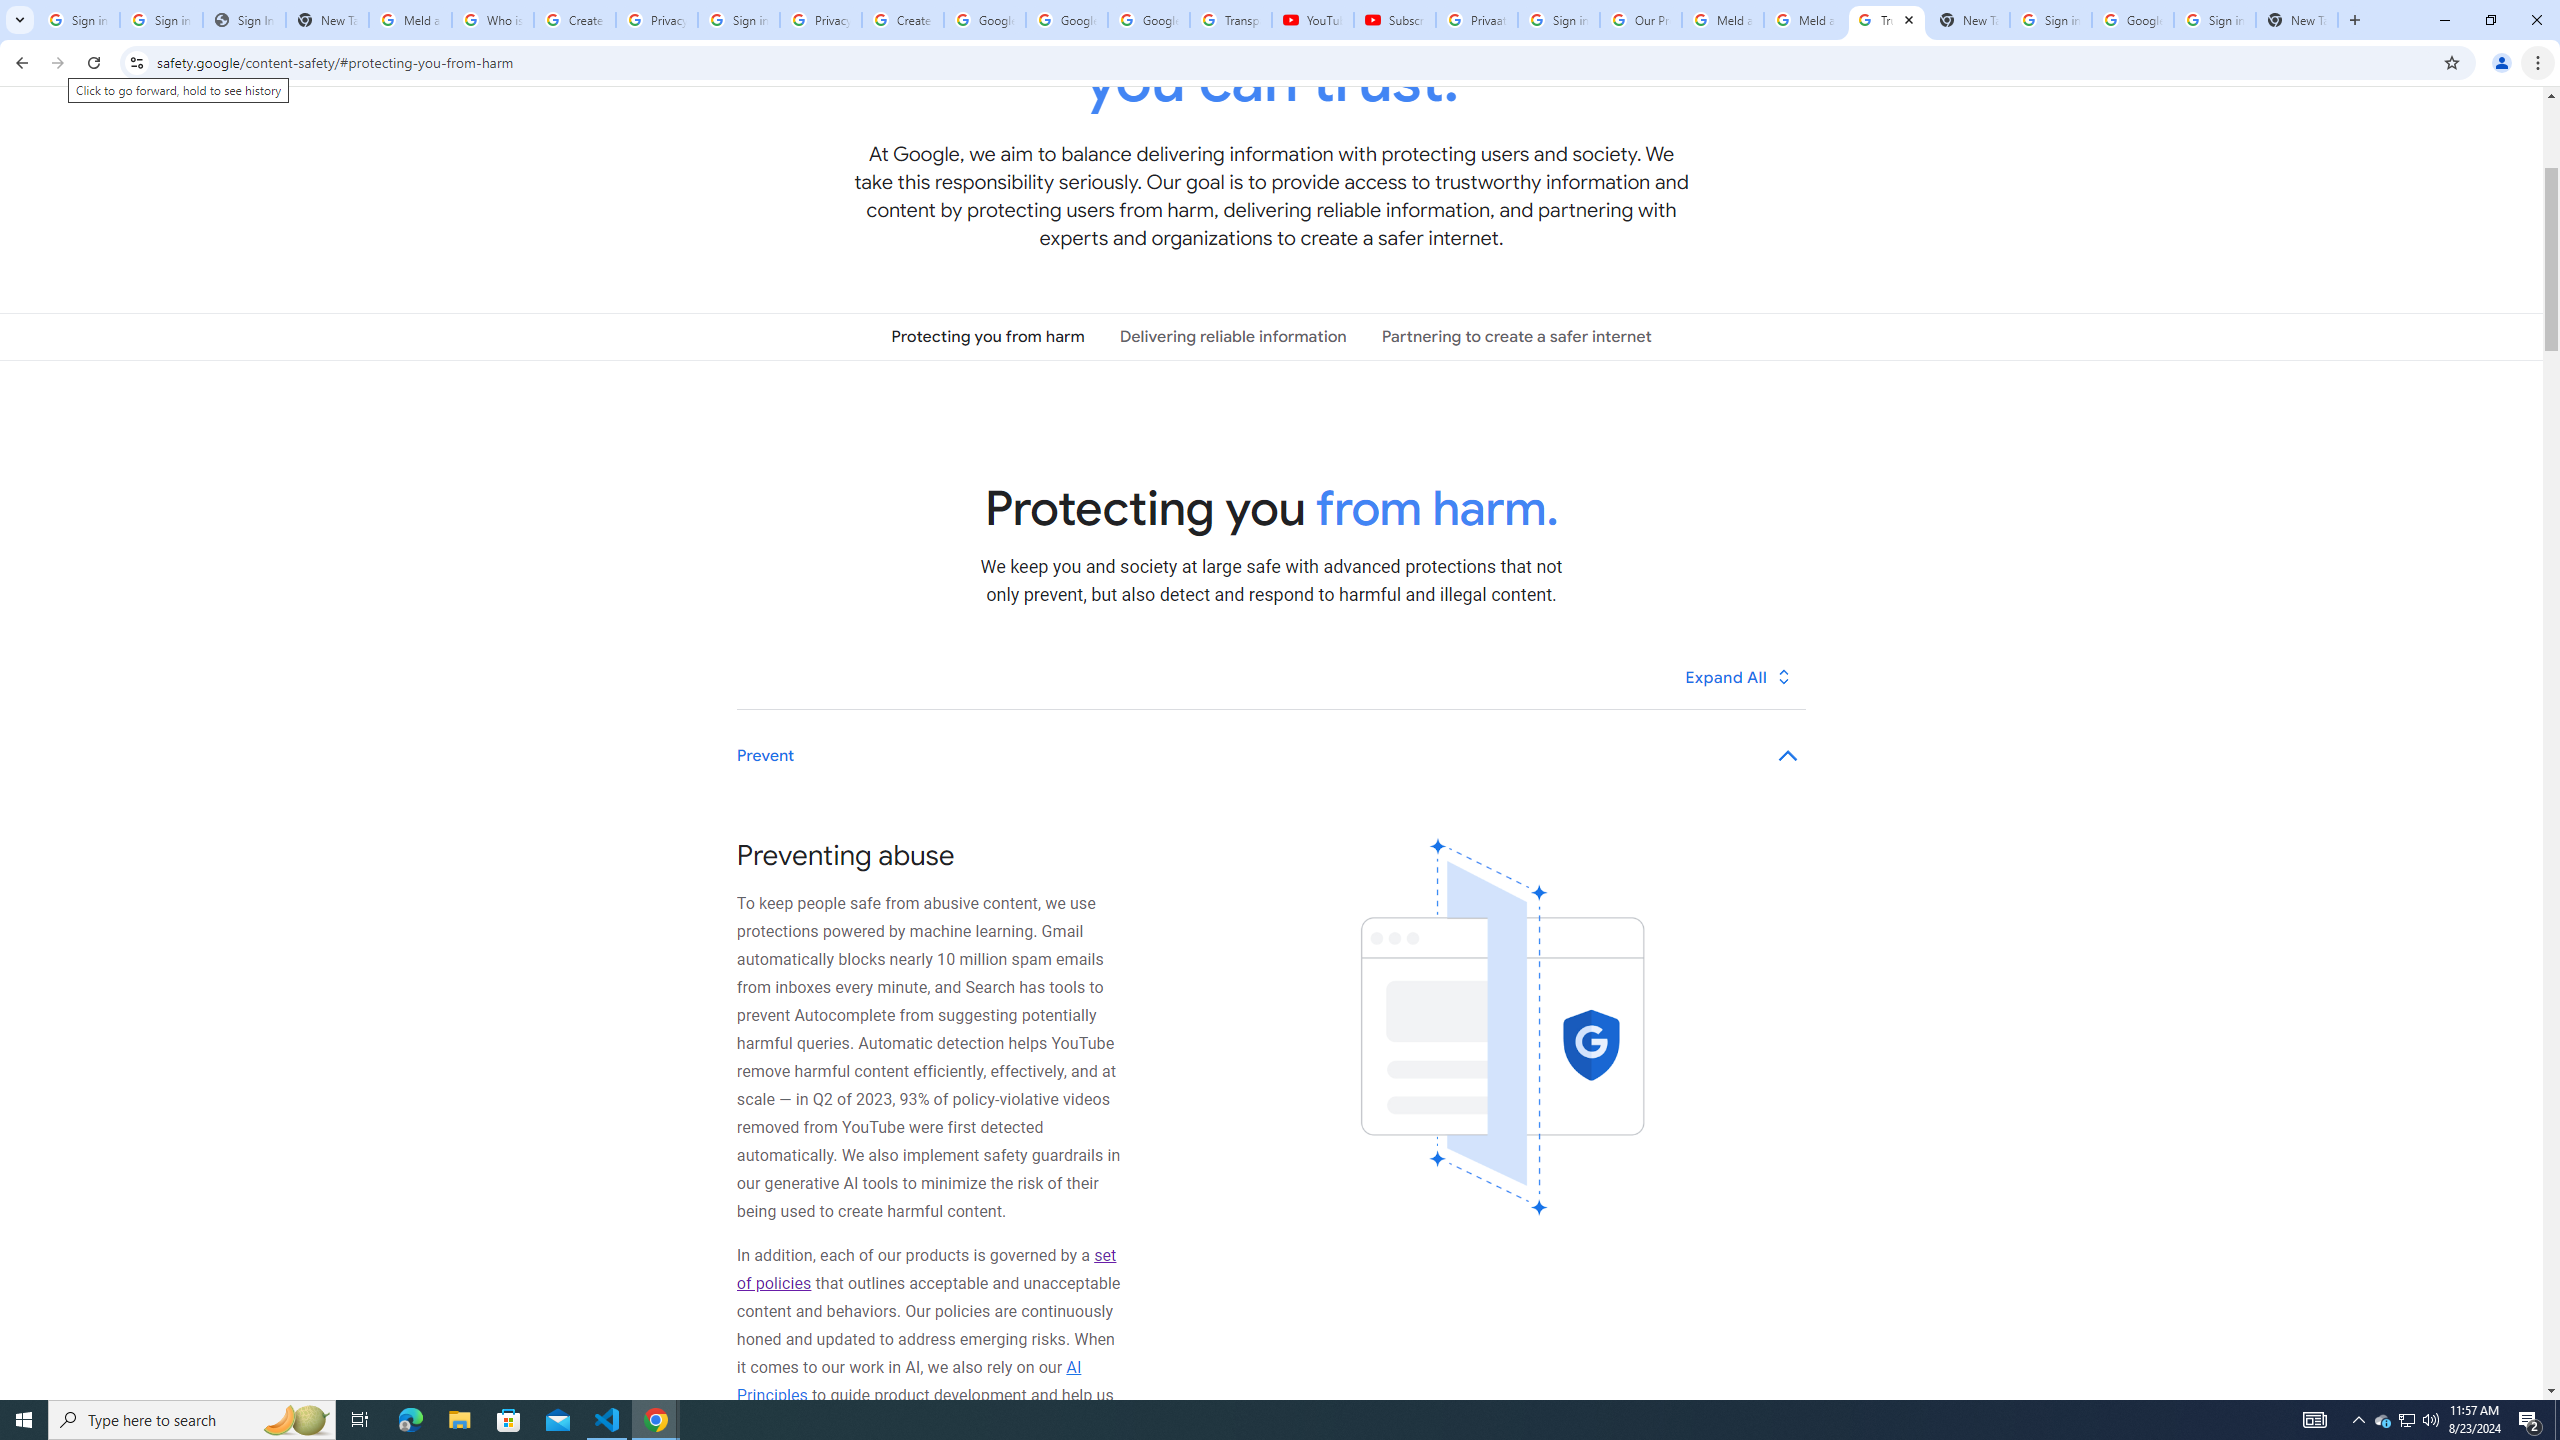 This screenshot has width=2560, height=1440. What do you see at coordinates (492, 19) in the screenshot?
I see `'Who is my administrator? - Google Account Help'` at bounding box center [492, 19].